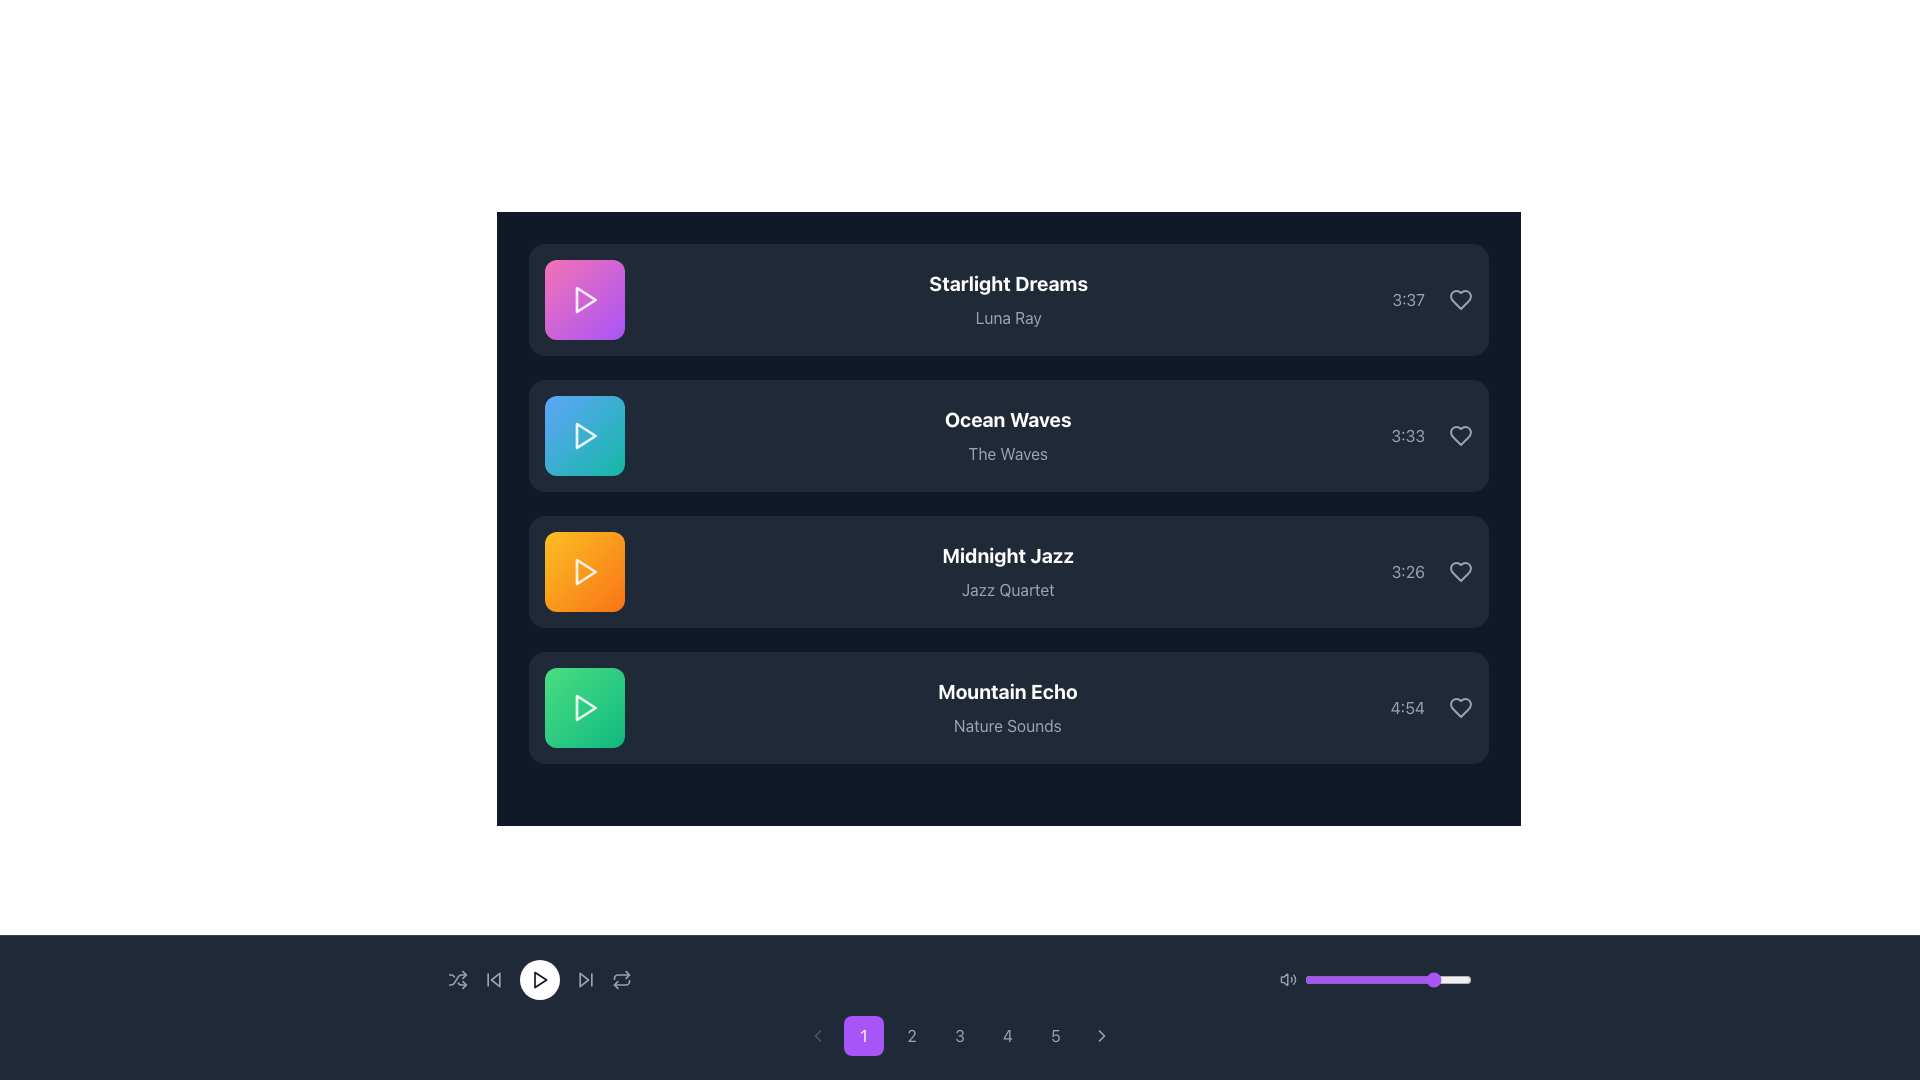 The height and width of the screenshot is (1080, 1920). What do you see at coordinates (1357, 978) in the screenshot?
I see `the slider value` at bounding box center [1357, 978].